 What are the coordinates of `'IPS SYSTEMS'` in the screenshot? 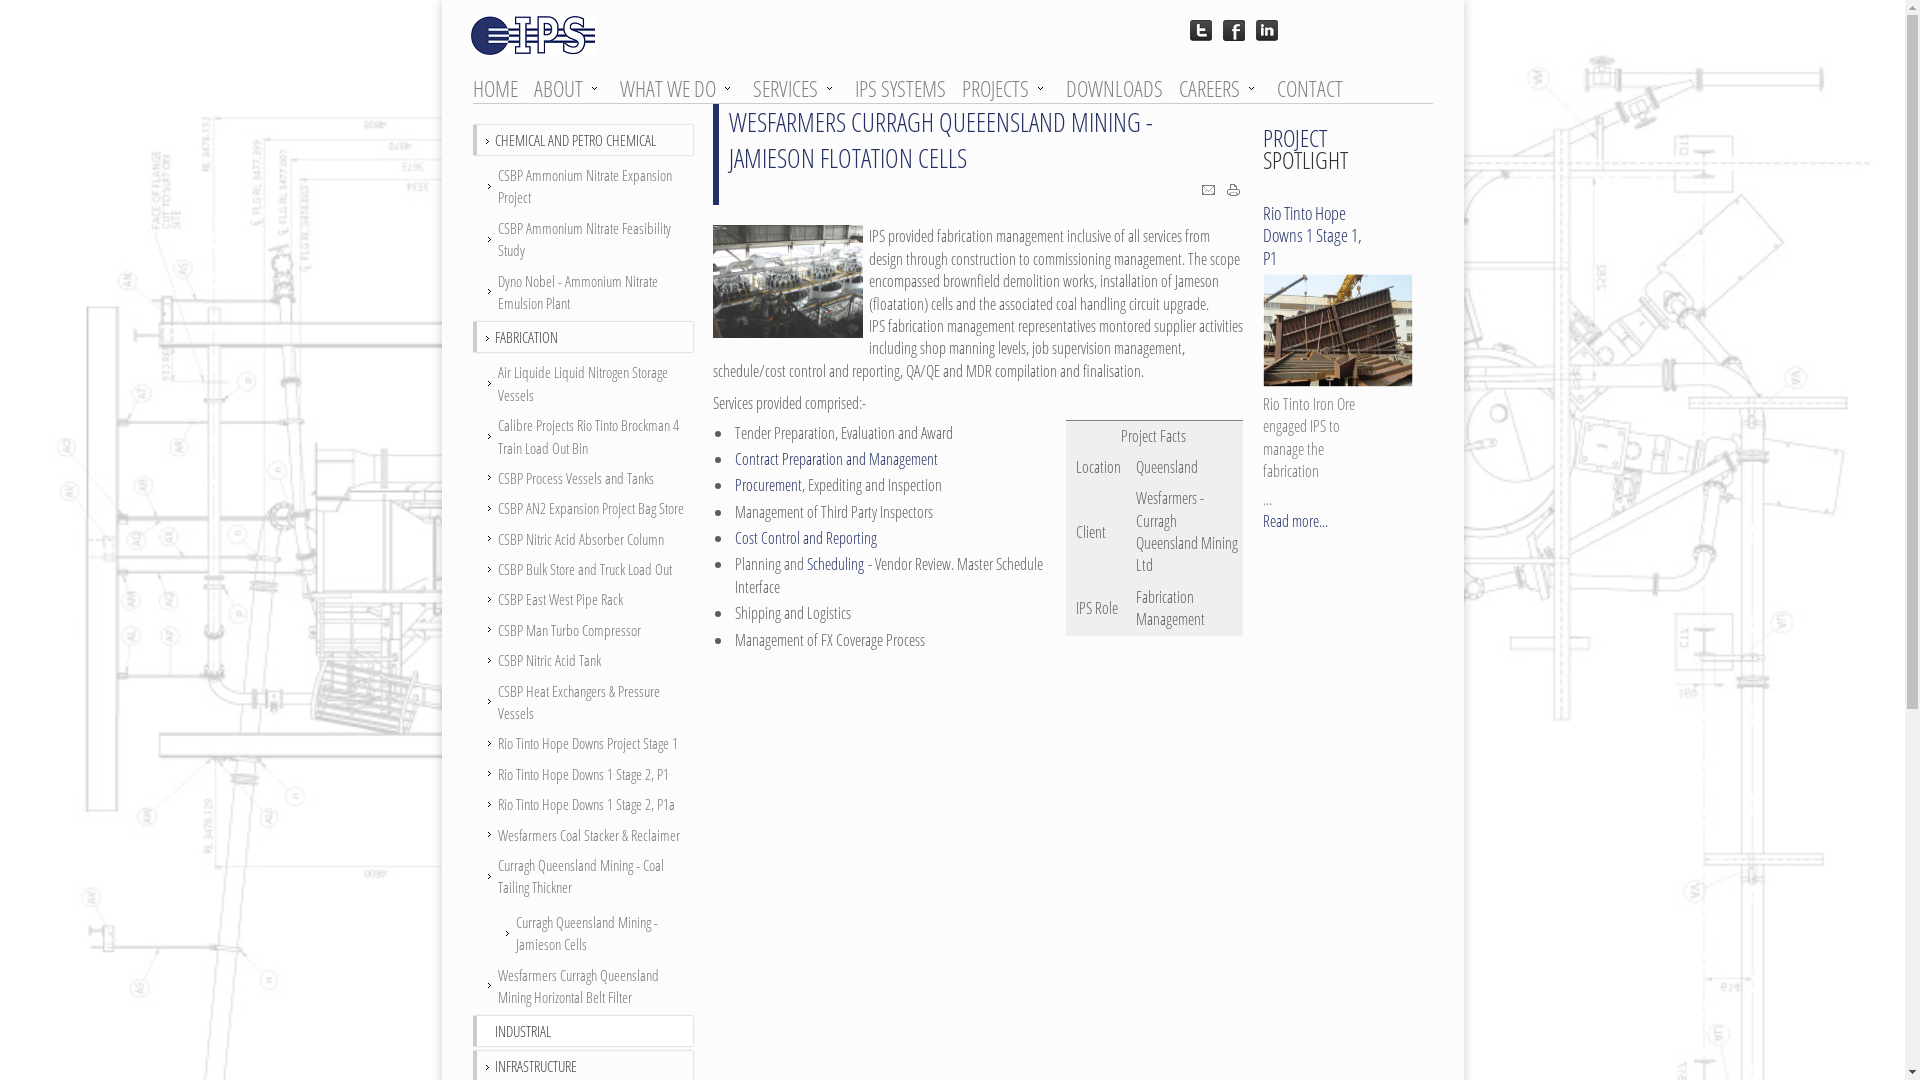 It's located at (905, 87).